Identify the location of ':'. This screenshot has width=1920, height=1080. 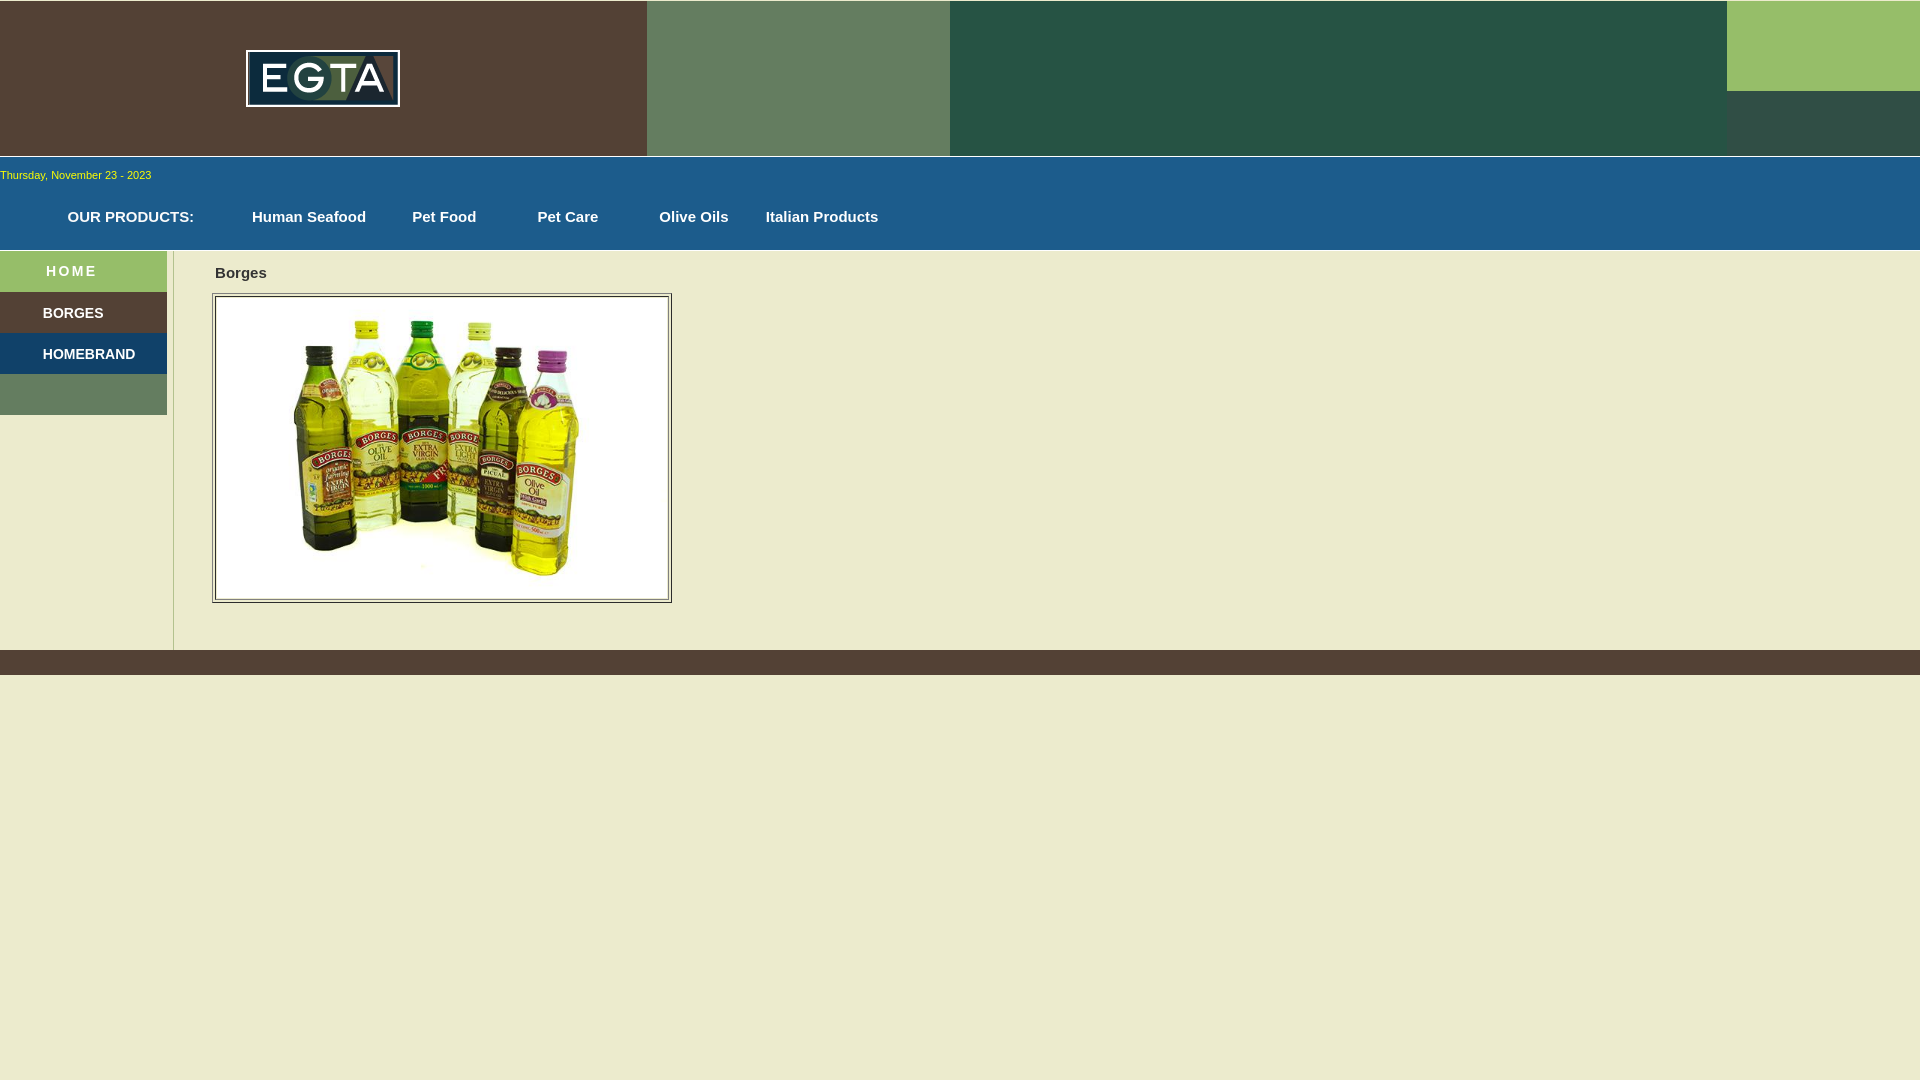
(191, 216).